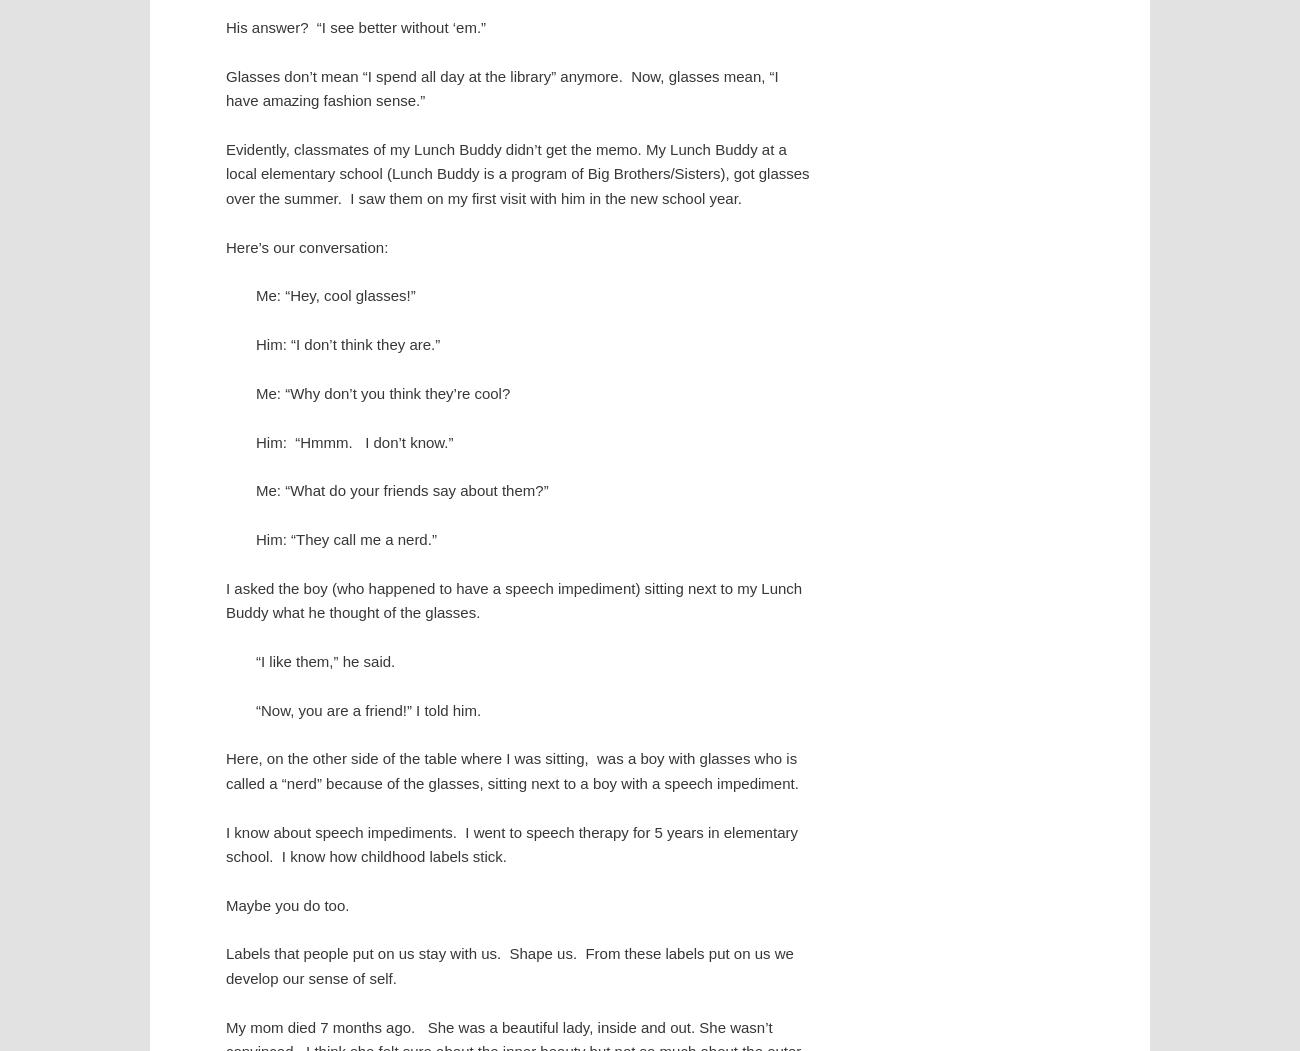 This screenshot has width=1300, height=1051. What do you see at coordinates (401, 490) in the screenshot?
I see `'Me: “What do your friends say about them?”'` at bounding box center [401, 490].